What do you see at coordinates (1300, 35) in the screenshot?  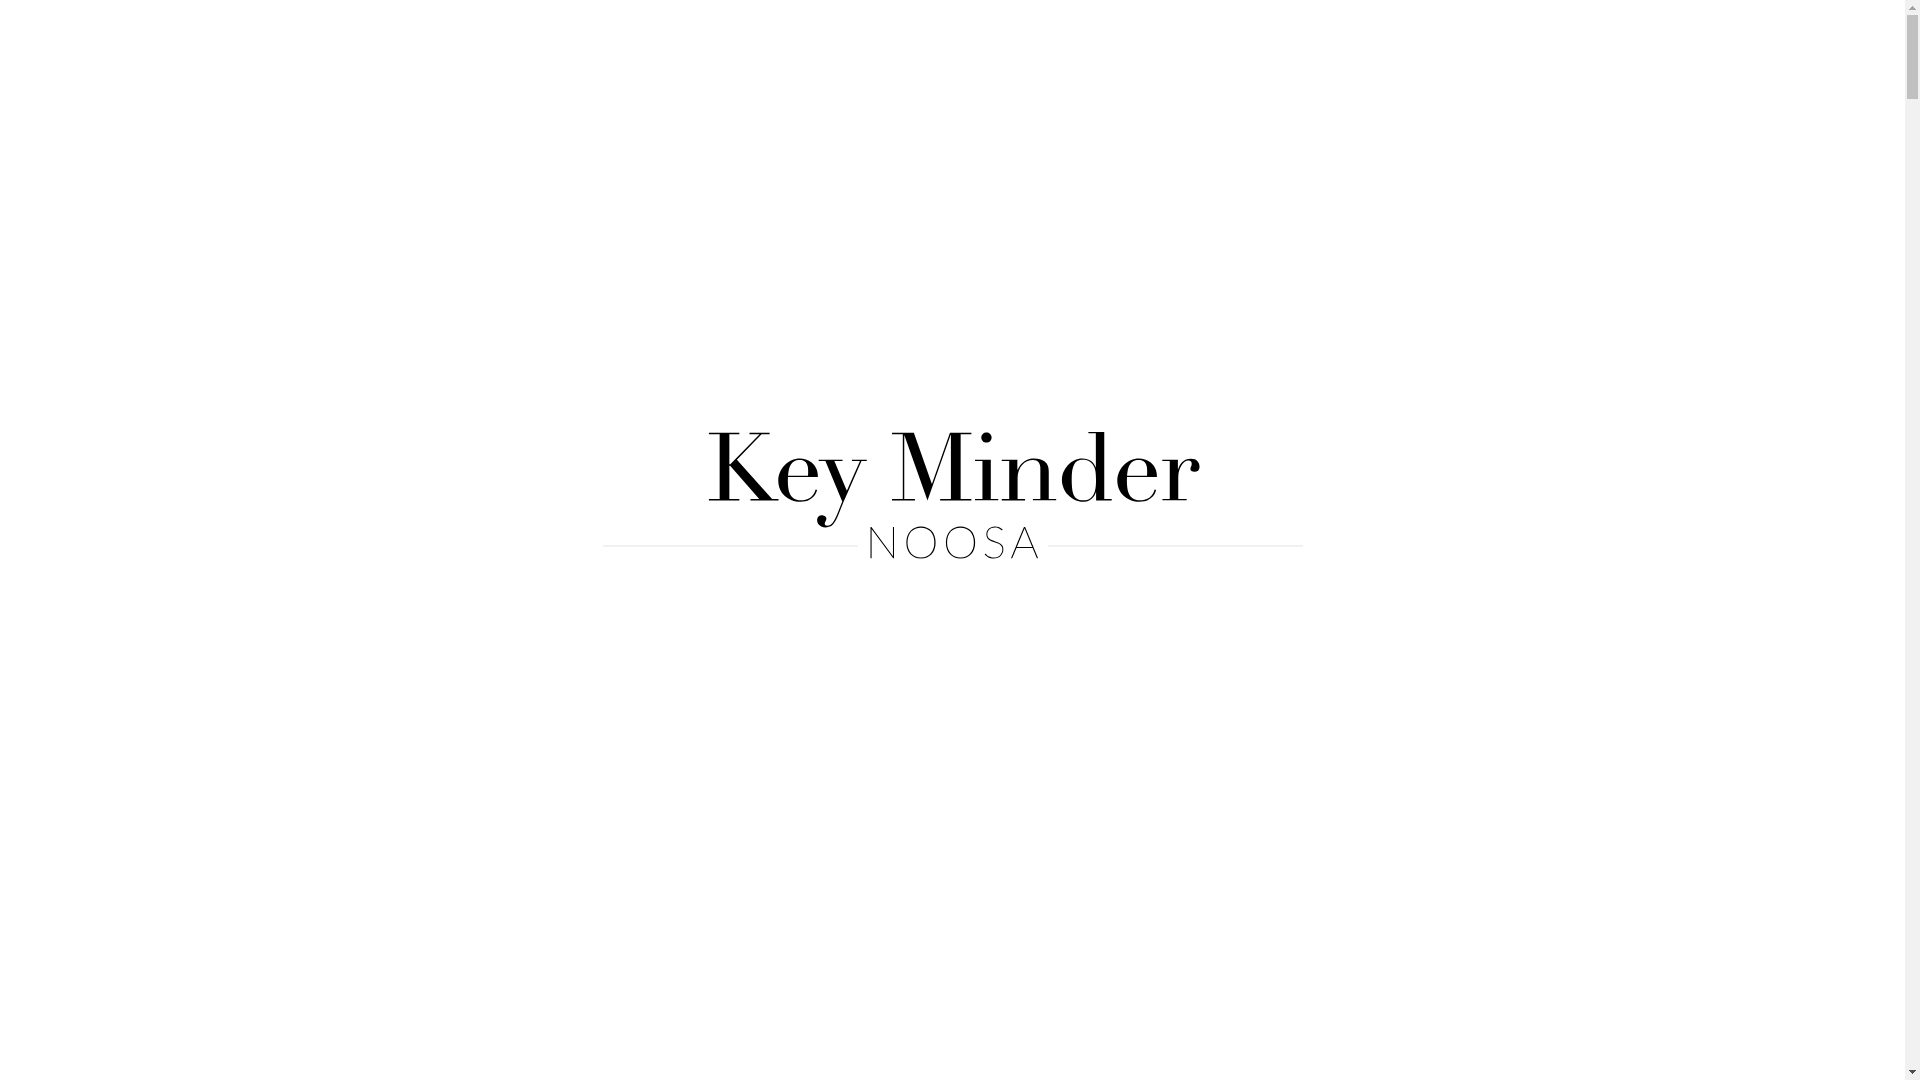 I see `'ENQUIRE'` at bounding box center [1300, 35].